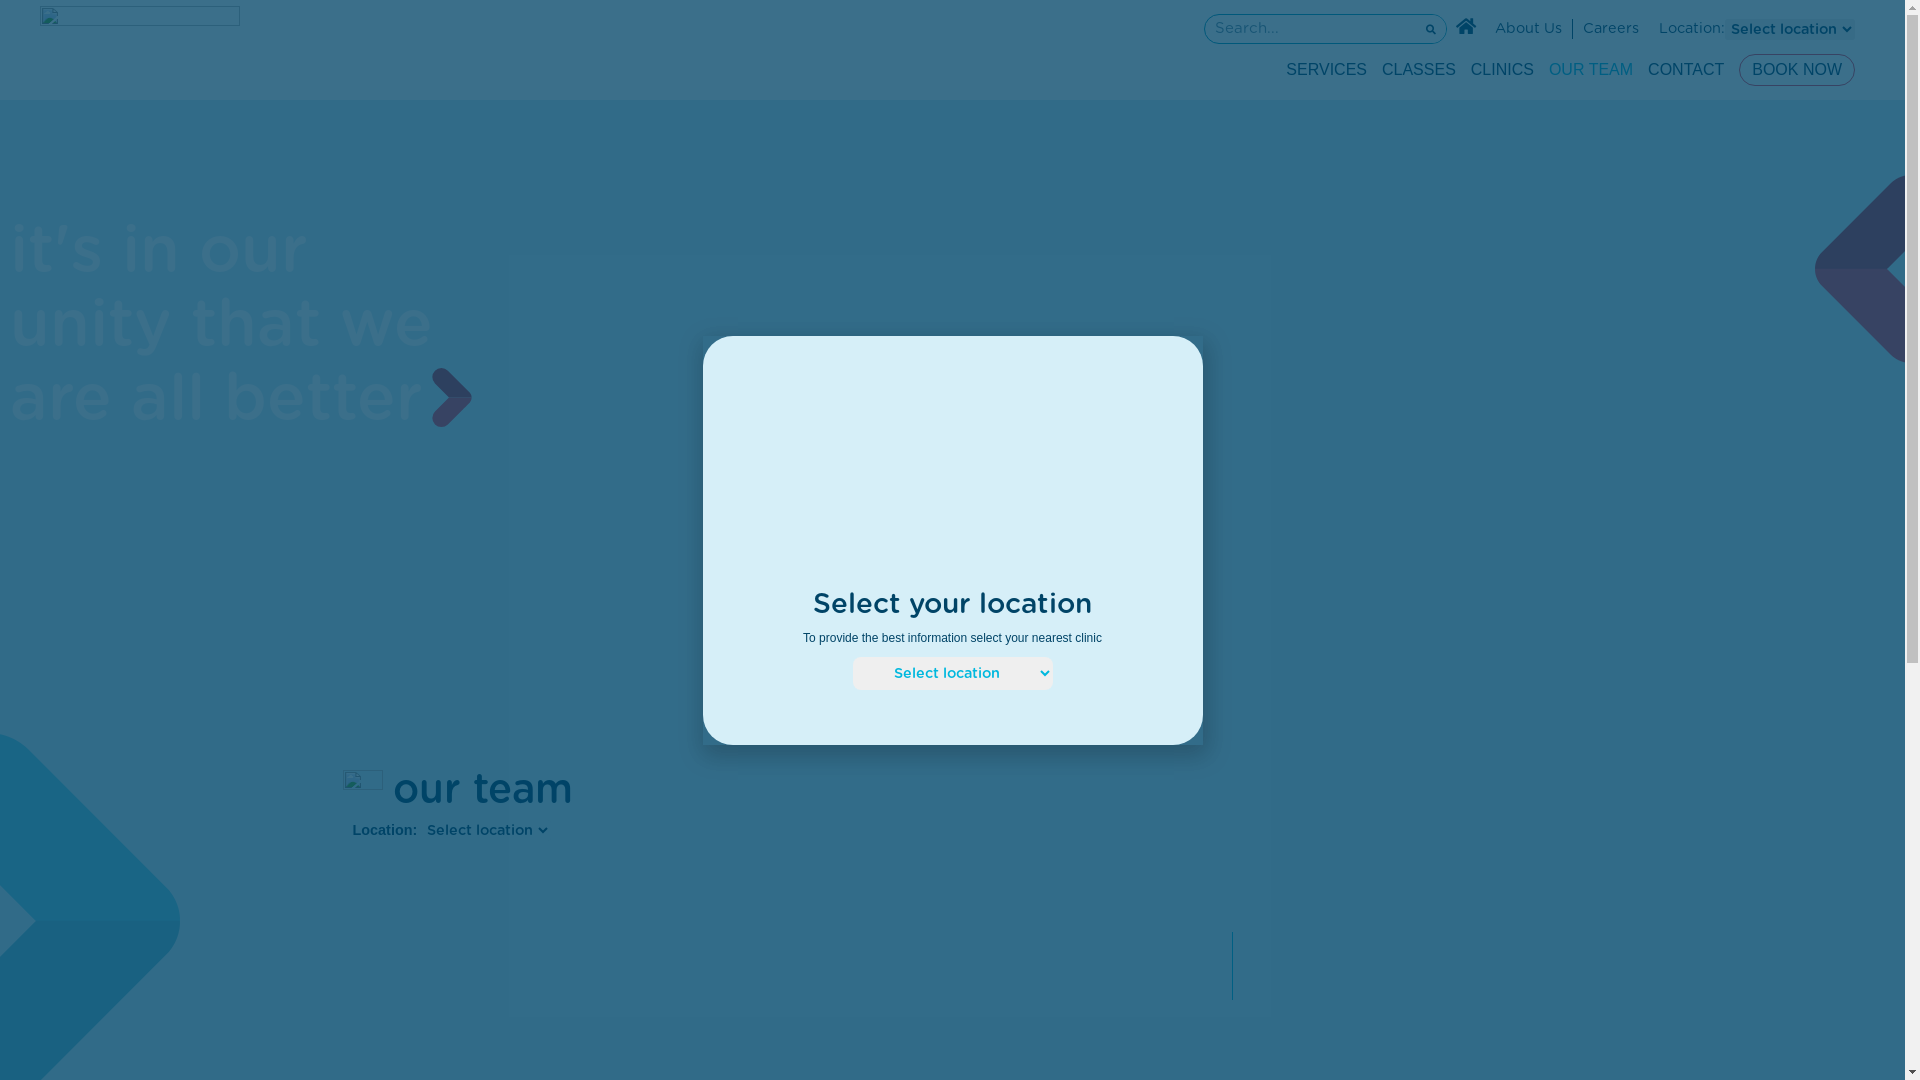 Image resolution: width=1920 pixels, height=1080 pixels. I want to click on 'CONTACT', so click(1684, 68).